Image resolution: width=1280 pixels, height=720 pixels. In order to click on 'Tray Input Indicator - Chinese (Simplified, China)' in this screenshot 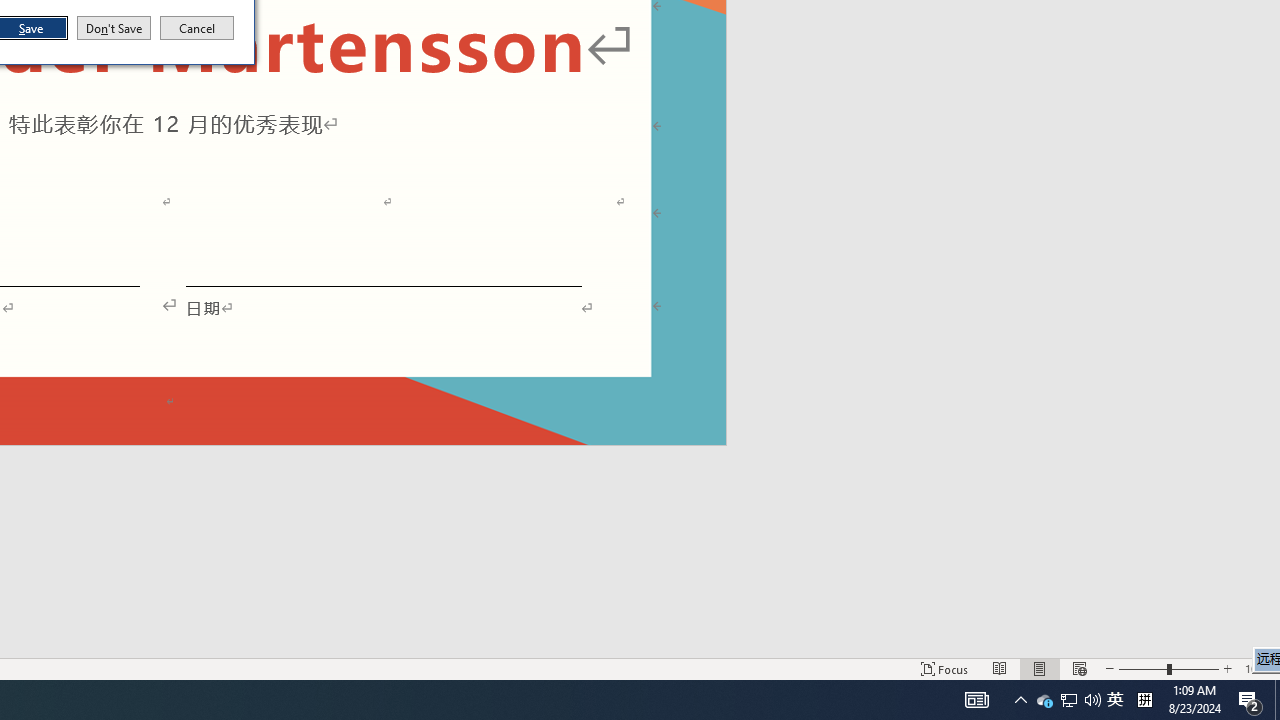, I will do `click(1144, 698)`.